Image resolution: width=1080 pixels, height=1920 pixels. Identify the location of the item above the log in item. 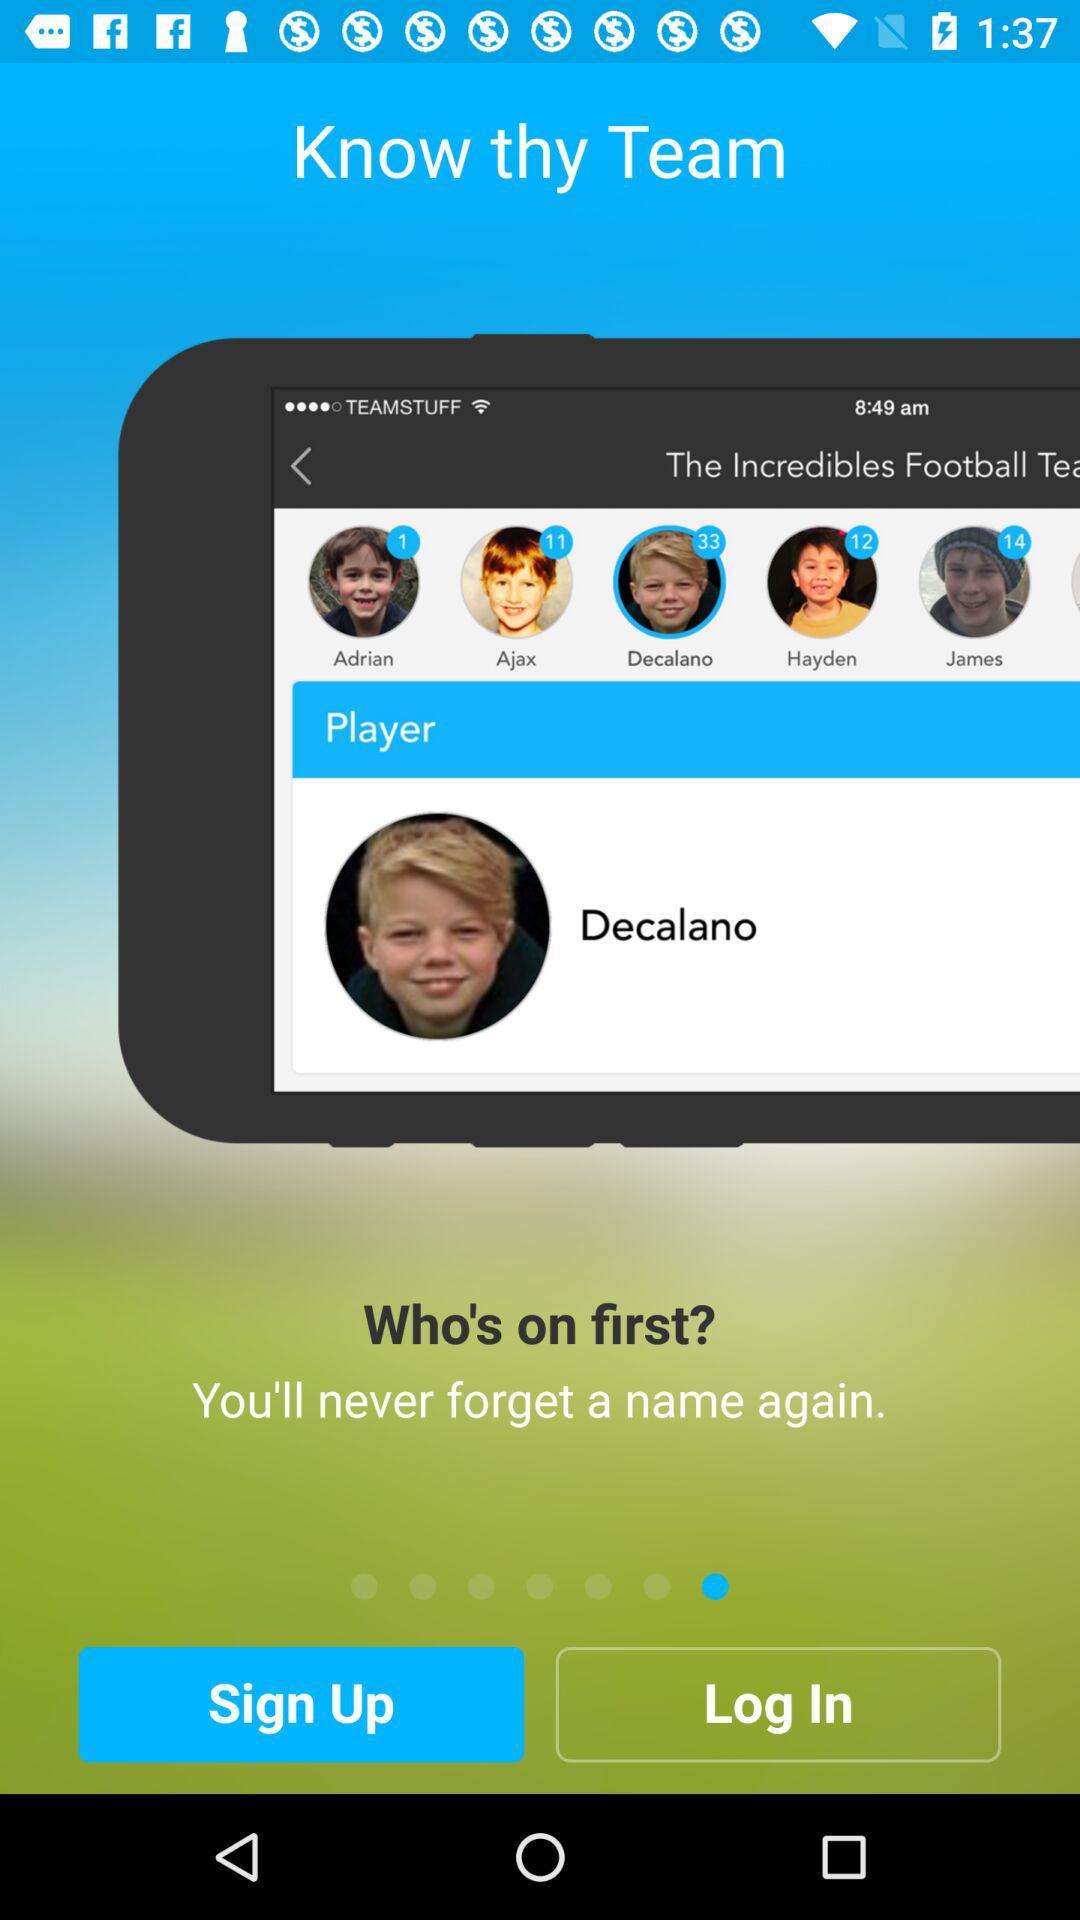
(597, 1585).